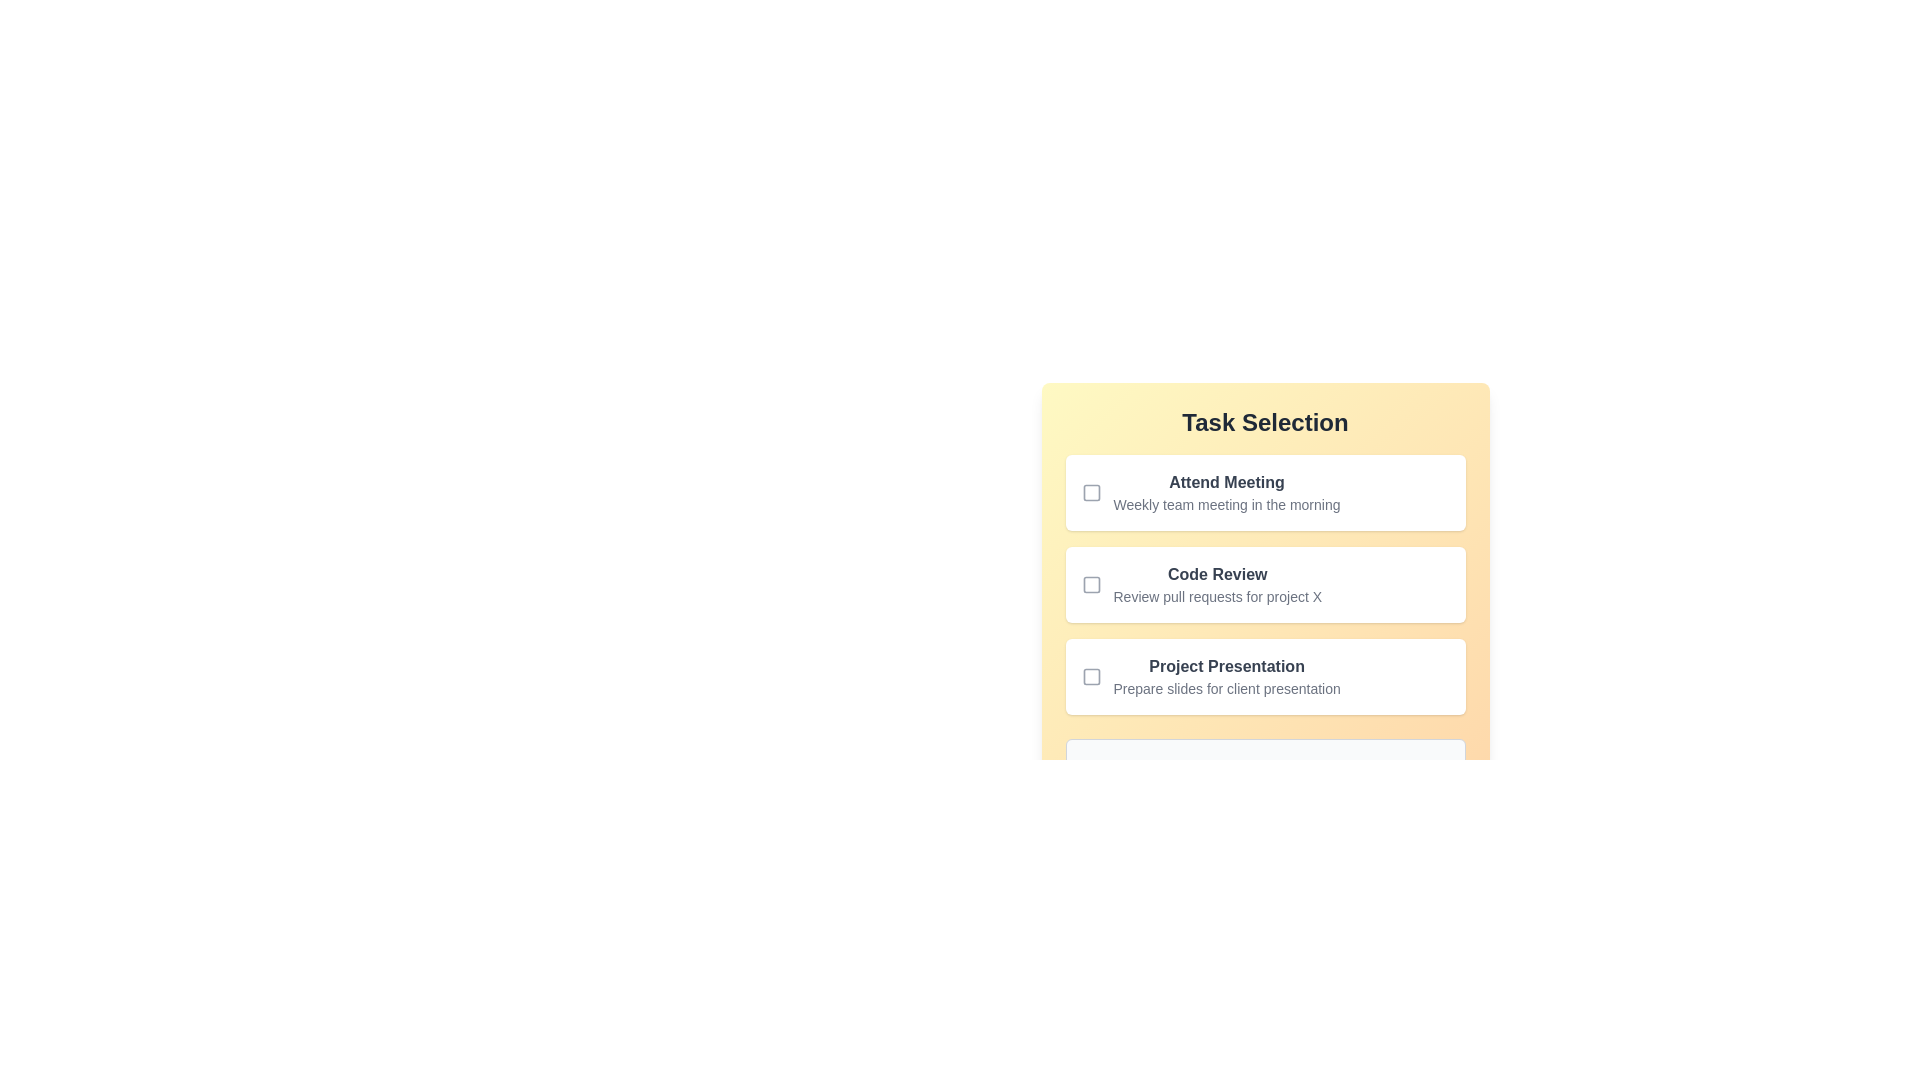  What do you see at coordinates (1264, 493) in the screenshot?
I see `the 'Attend Meeting' task item which includes a checkbox and reads its full content` at bounding box center [1264, 493].